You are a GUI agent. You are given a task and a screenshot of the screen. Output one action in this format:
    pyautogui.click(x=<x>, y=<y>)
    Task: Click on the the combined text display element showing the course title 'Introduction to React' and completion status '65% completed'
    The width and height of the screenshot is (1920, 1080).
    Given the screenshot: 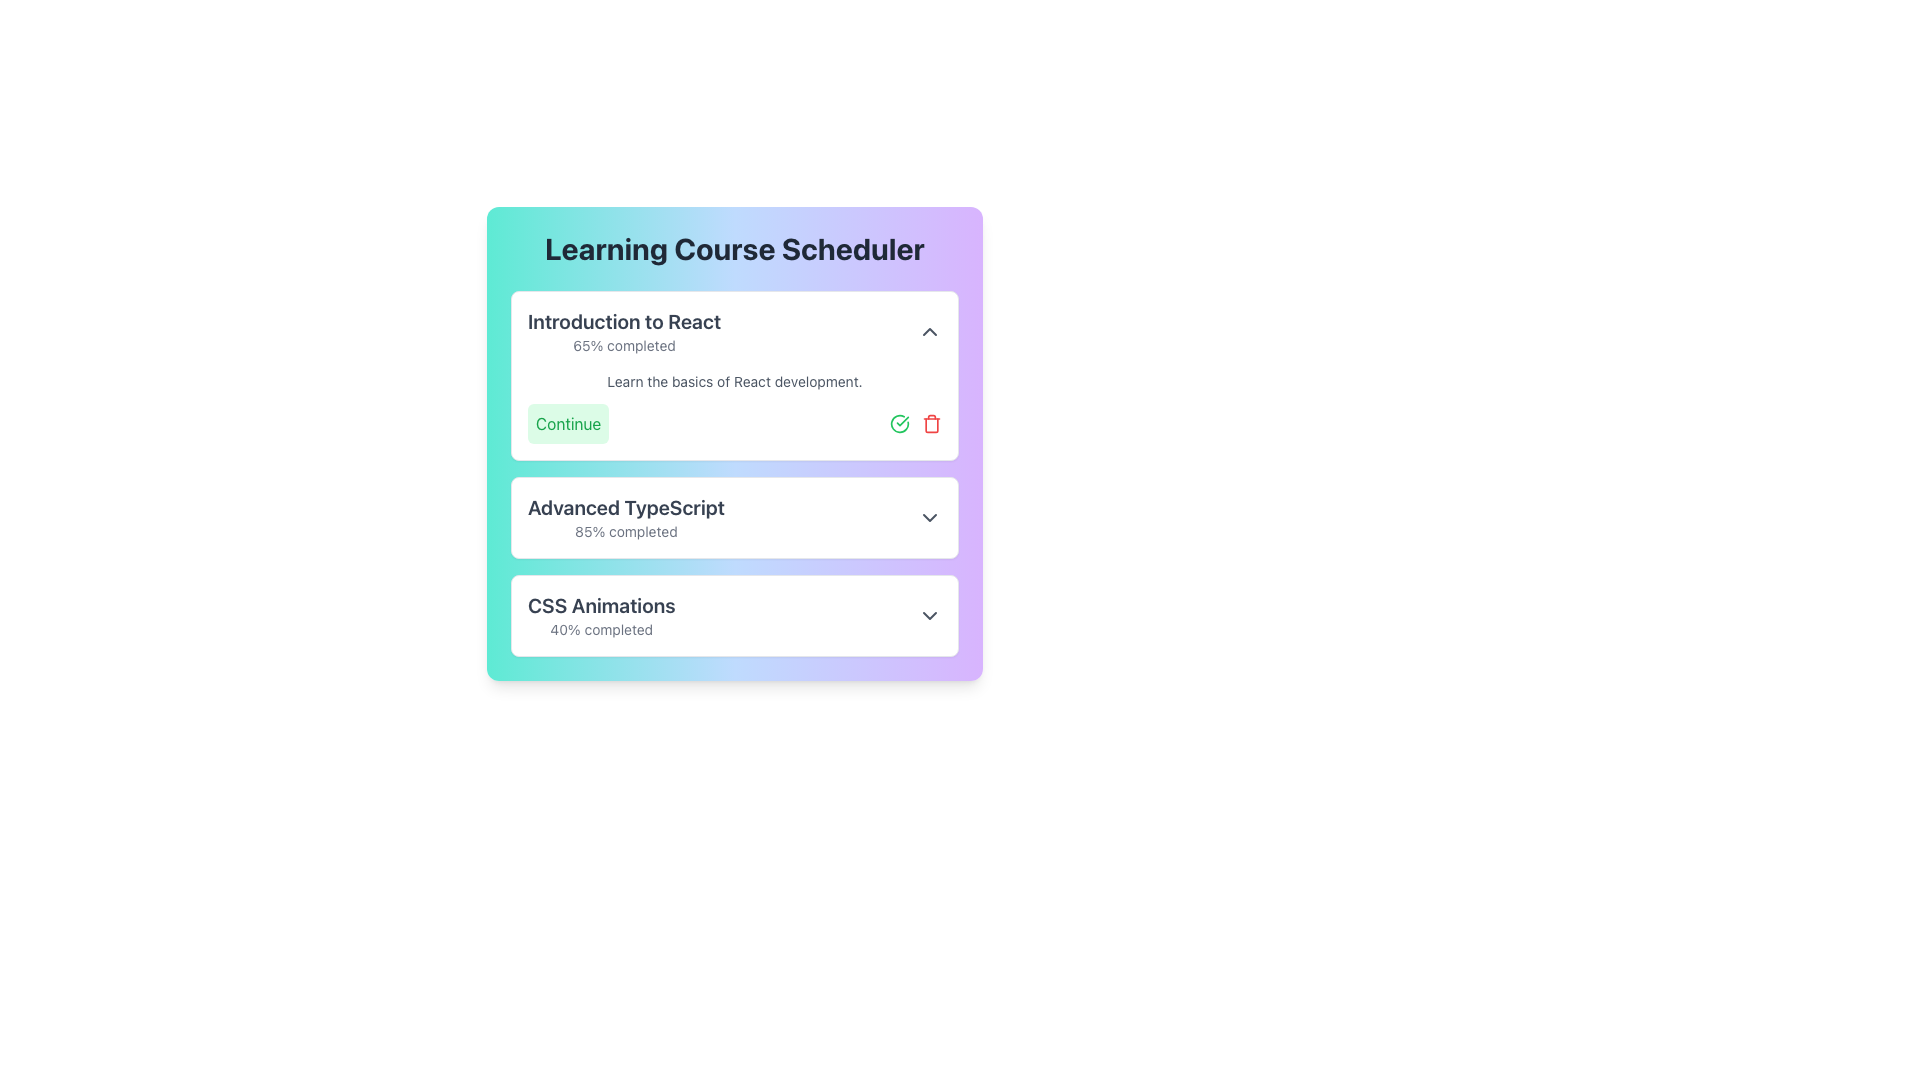 What is the action you would take?
    pyautogui.click(x=623, y=330)
    